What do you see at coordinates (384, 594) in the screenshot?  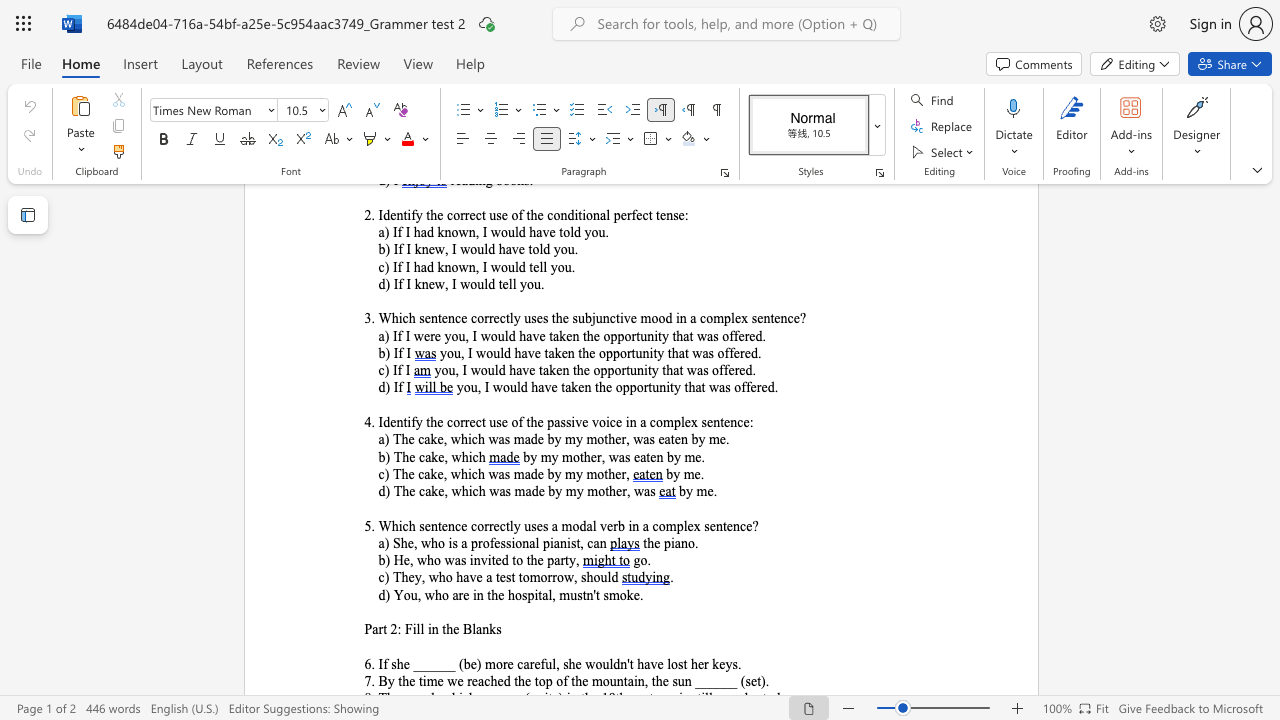 I see `the space between the continuous character "d" and ")" in the text` at bounding box center [384, 594].